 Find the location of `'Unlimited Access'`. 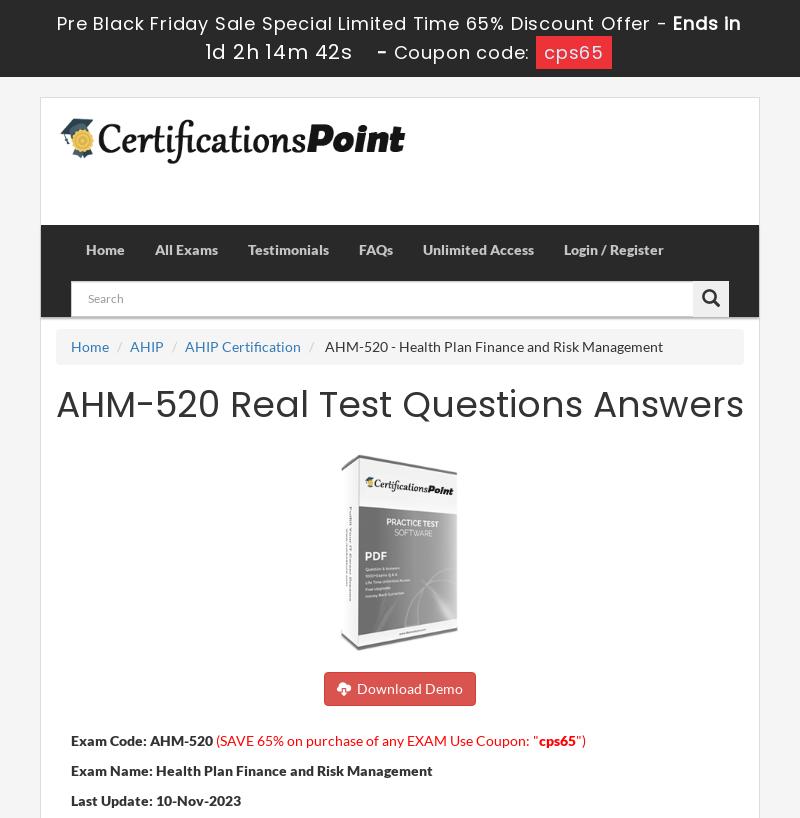

'Unlimited Access' is located at coordinates (423, 248).